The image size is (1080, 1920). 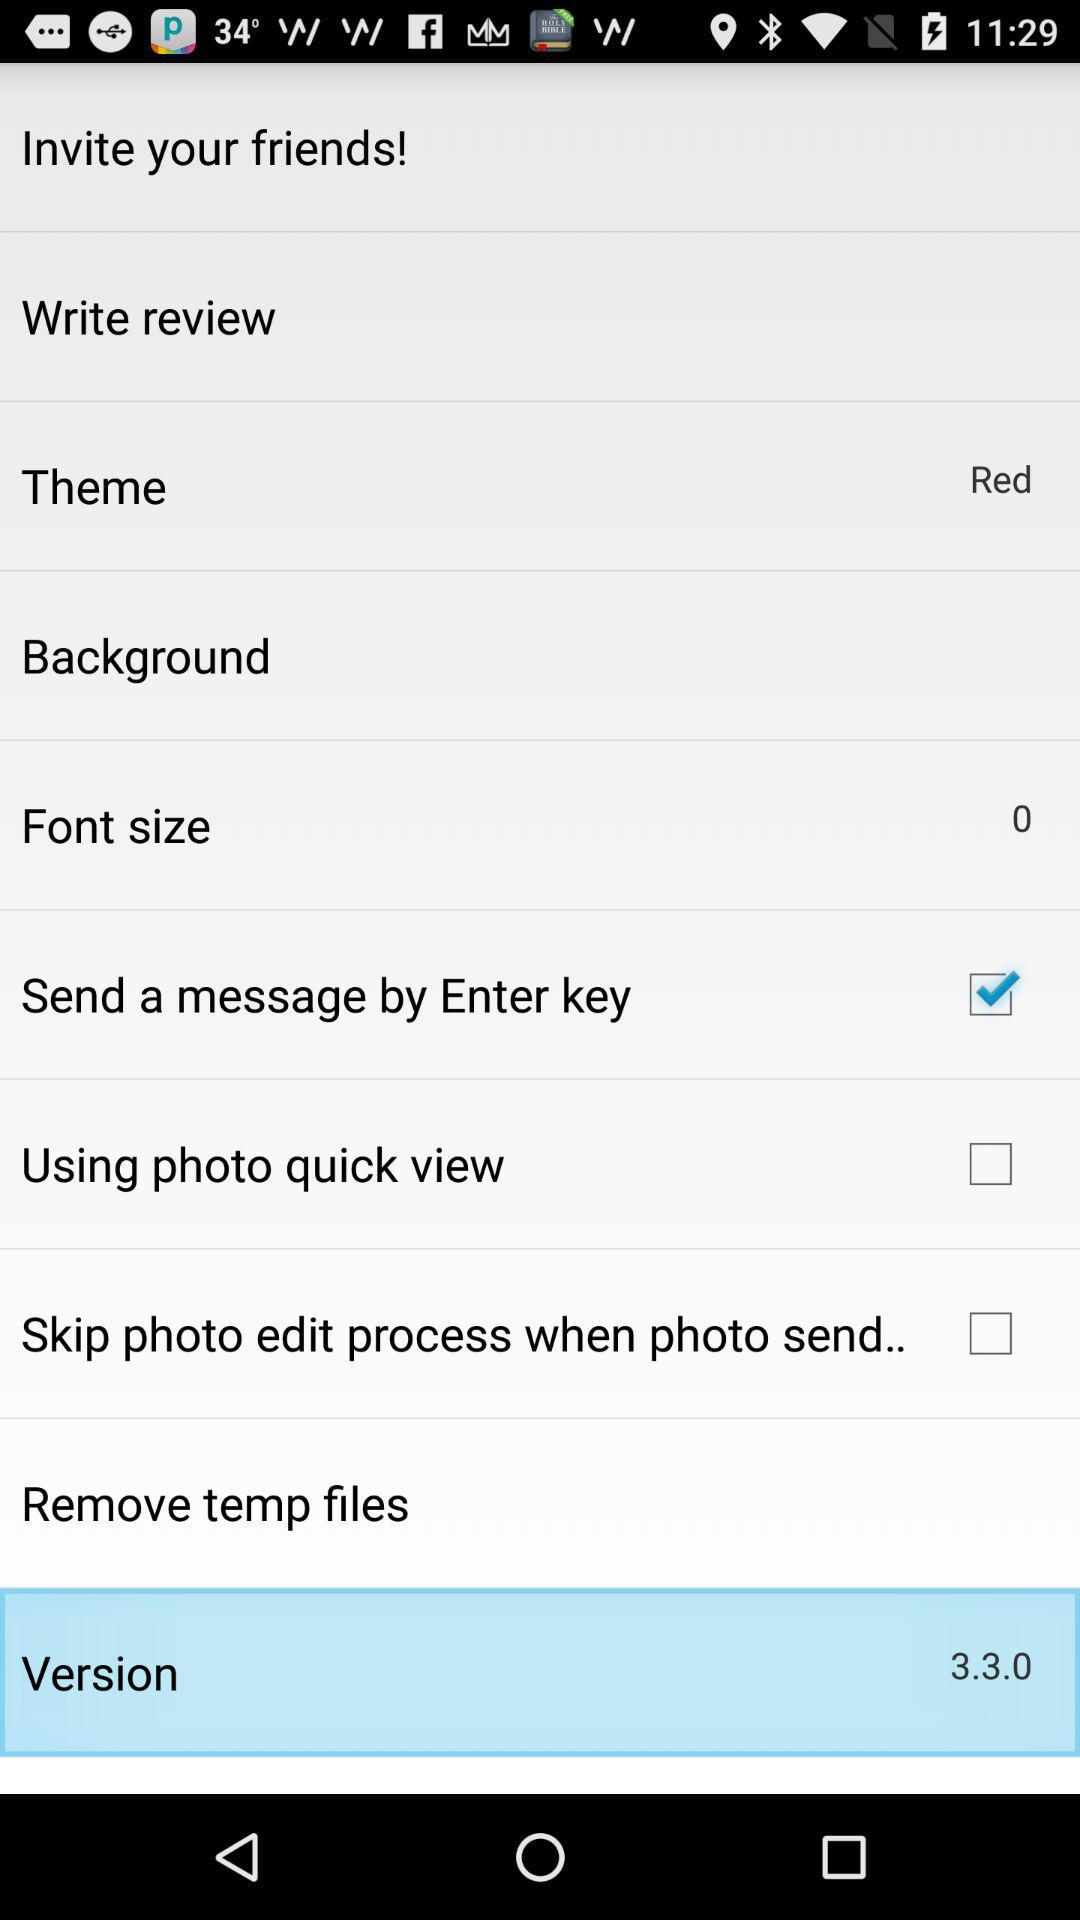 I want to click on using photo quick item, so click(x=261, y=1163).